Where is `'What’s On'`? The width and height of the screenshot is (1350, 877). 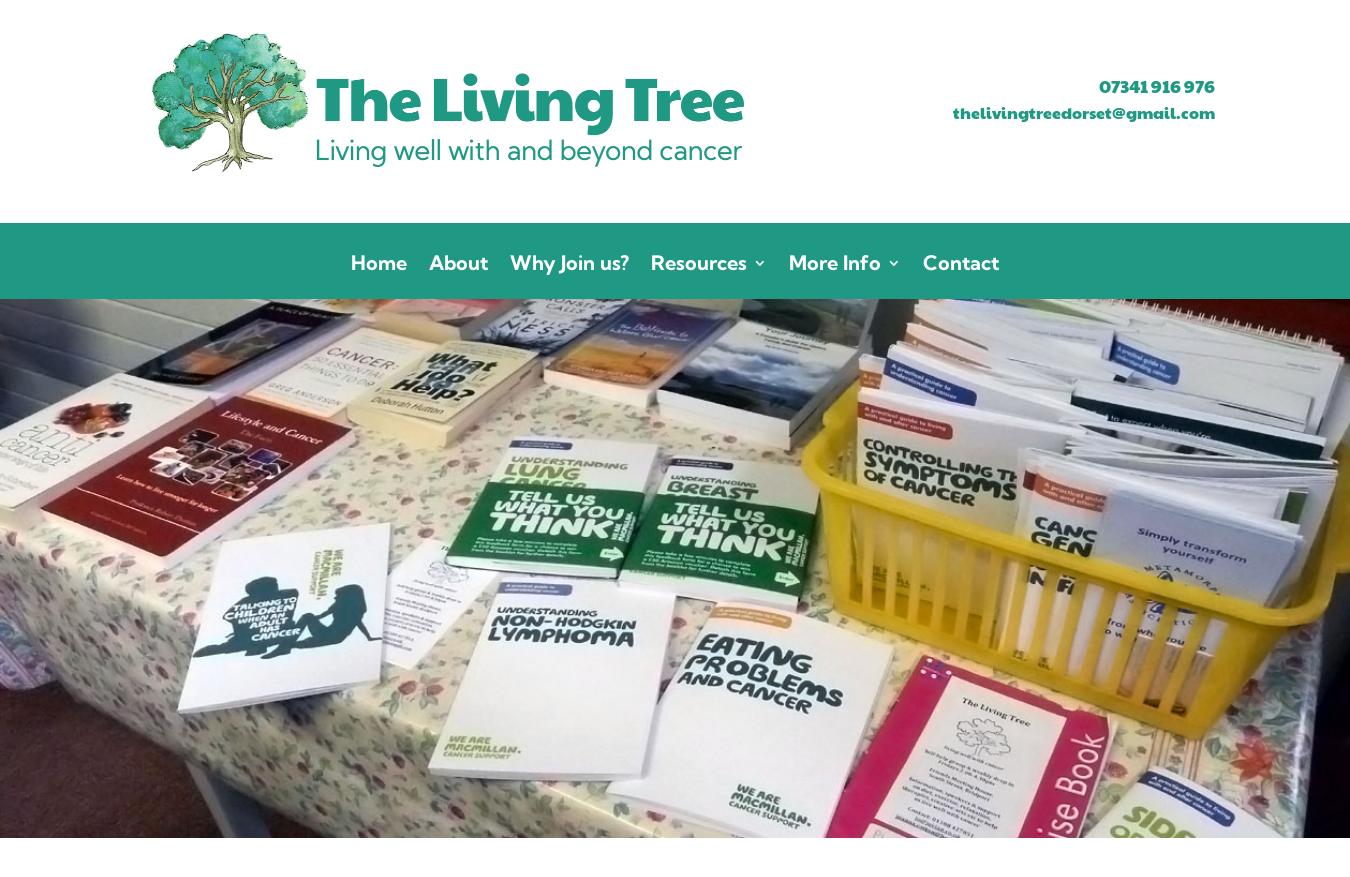
'What’s On' is located at coordinates (729, 379).